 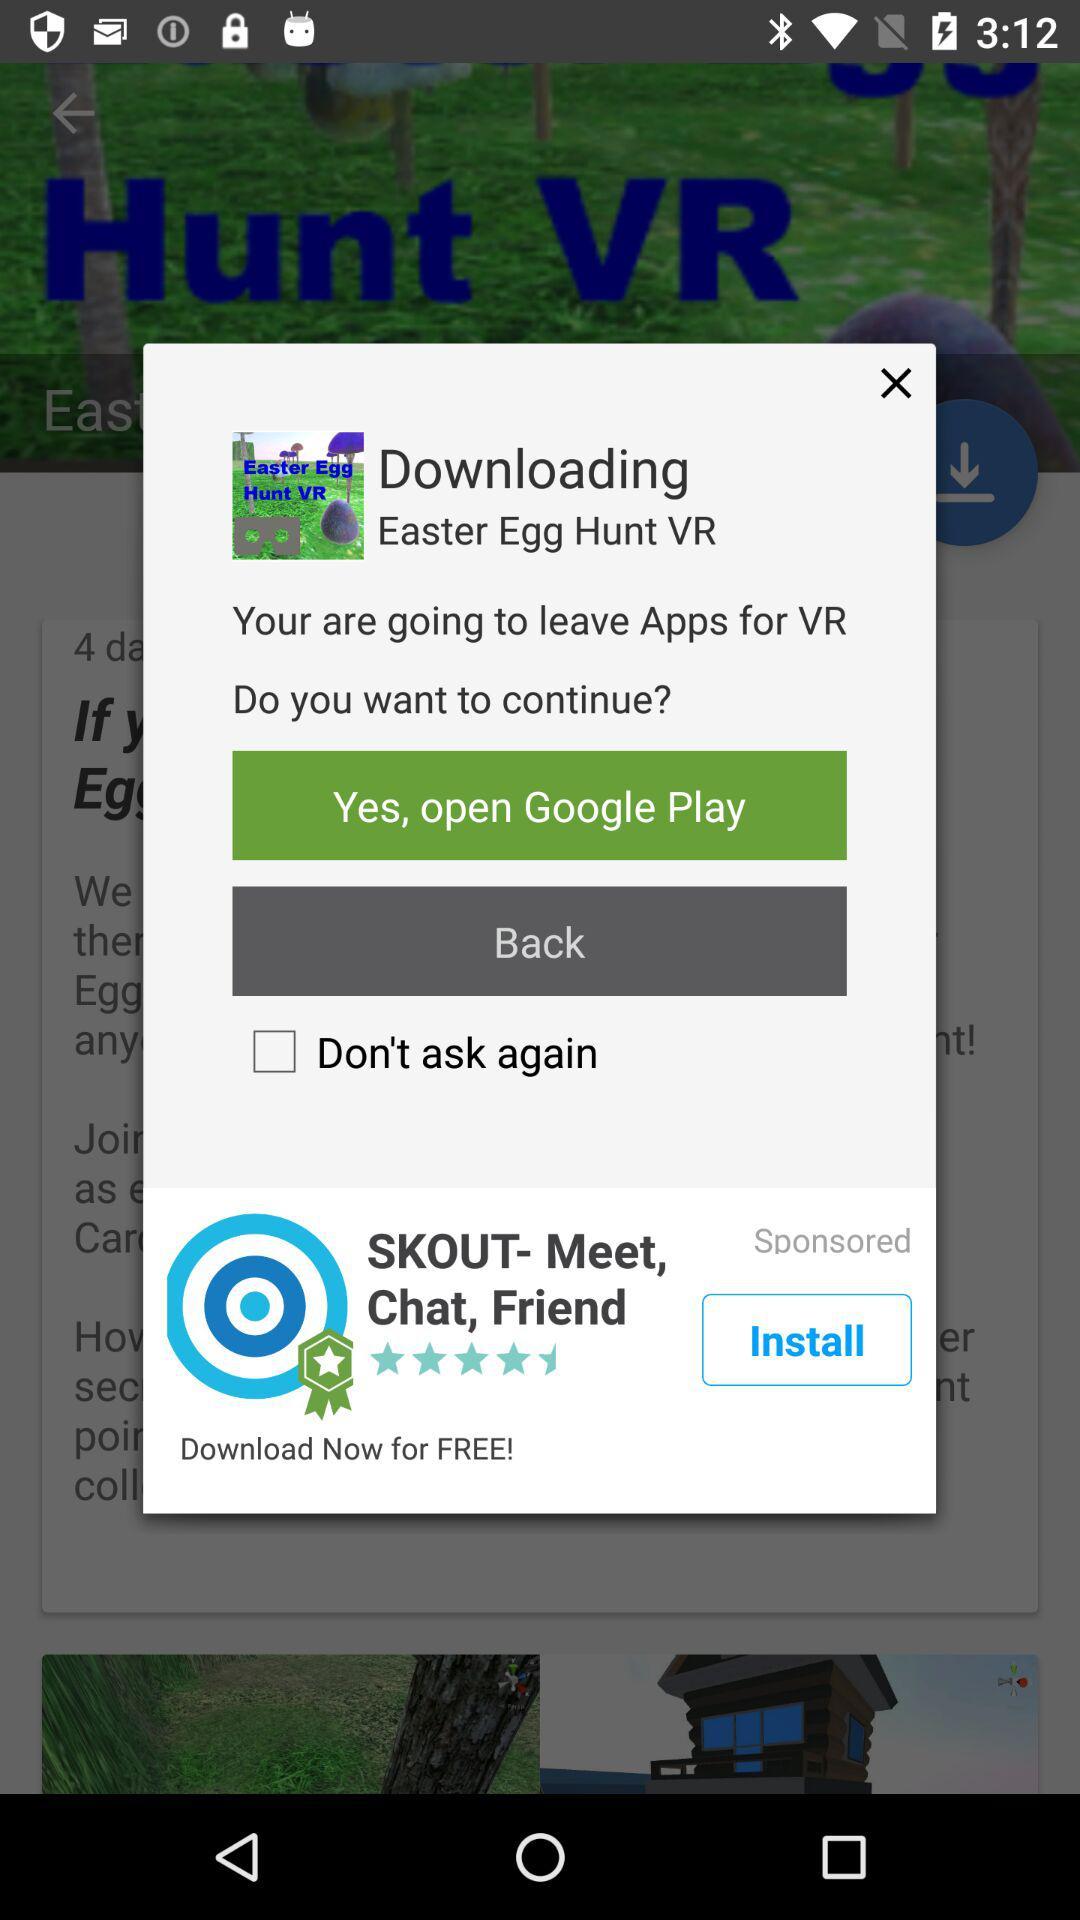 I want to click on icon above don t ask checkbox, so click(x=538, y=940).